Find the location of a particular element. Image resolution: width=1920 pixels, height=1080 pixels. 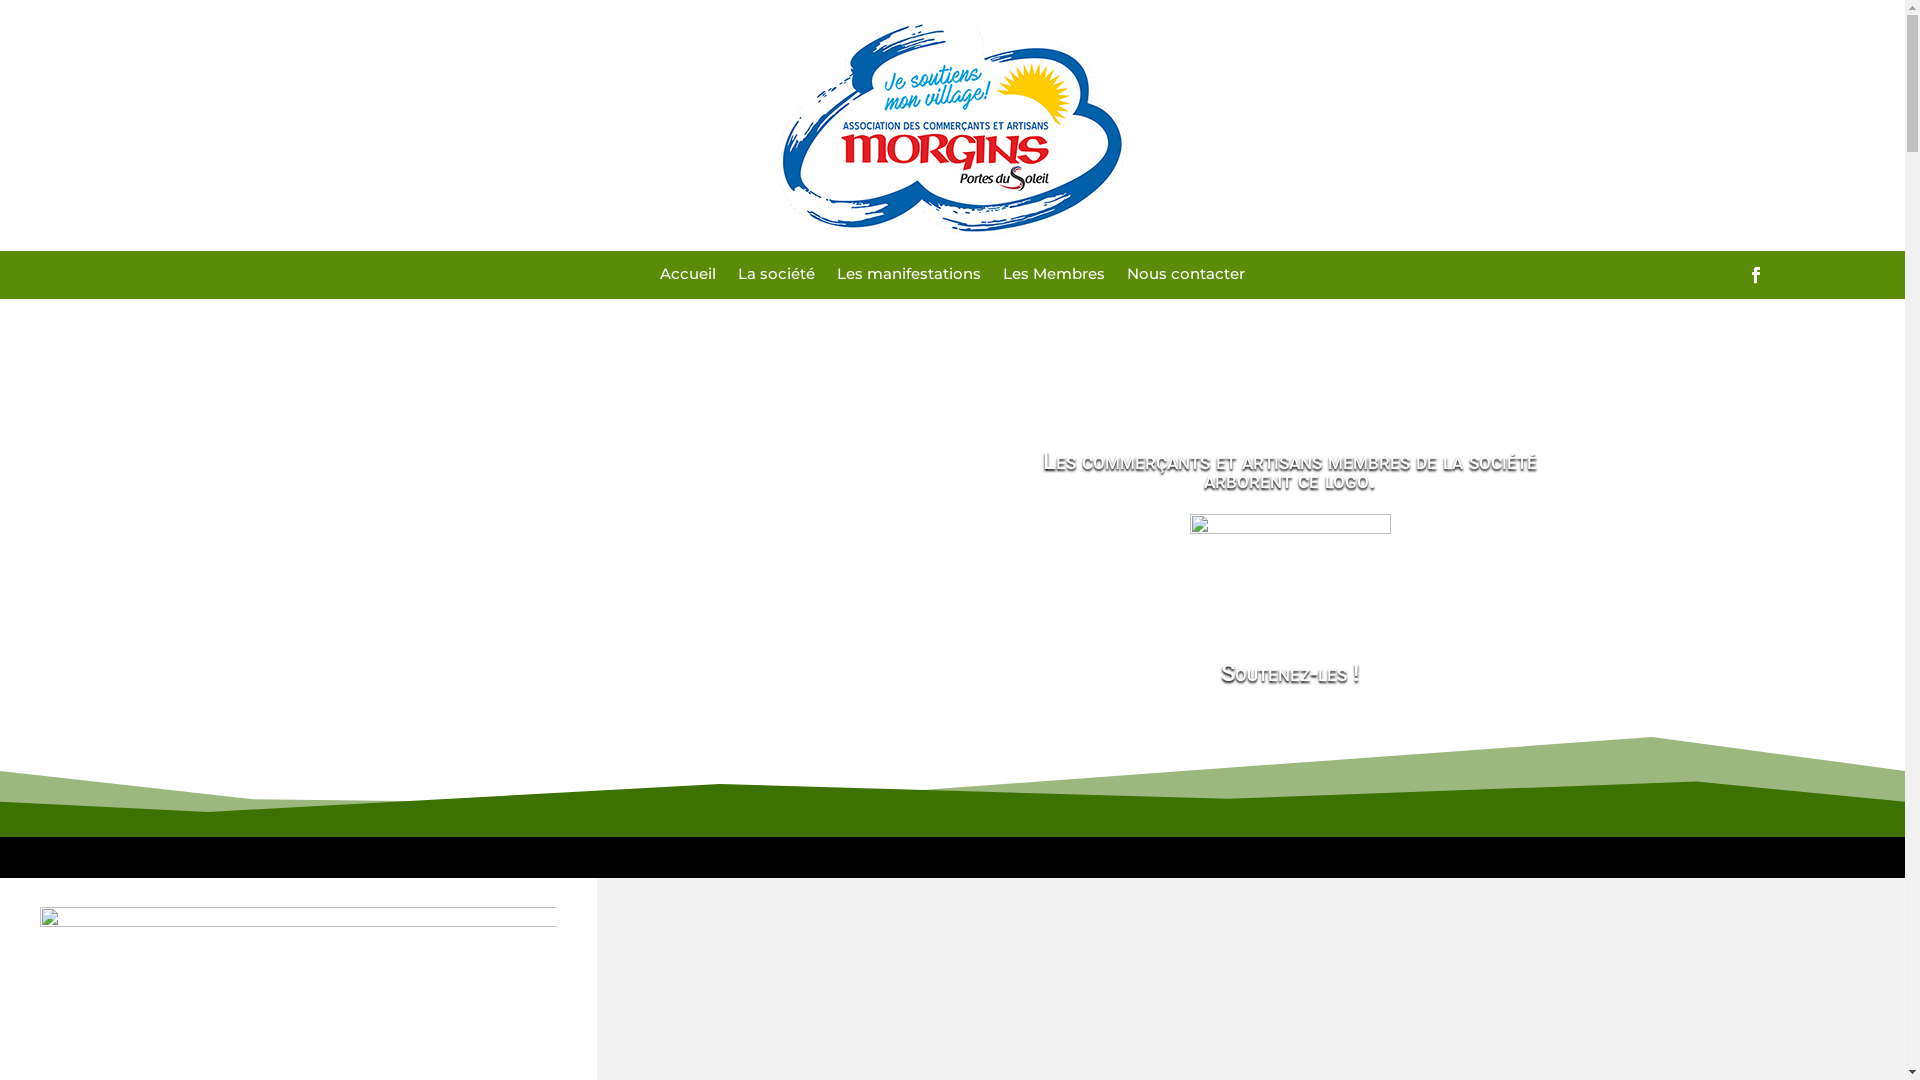

'logo ACAM' is located at coordinates (950, 125).